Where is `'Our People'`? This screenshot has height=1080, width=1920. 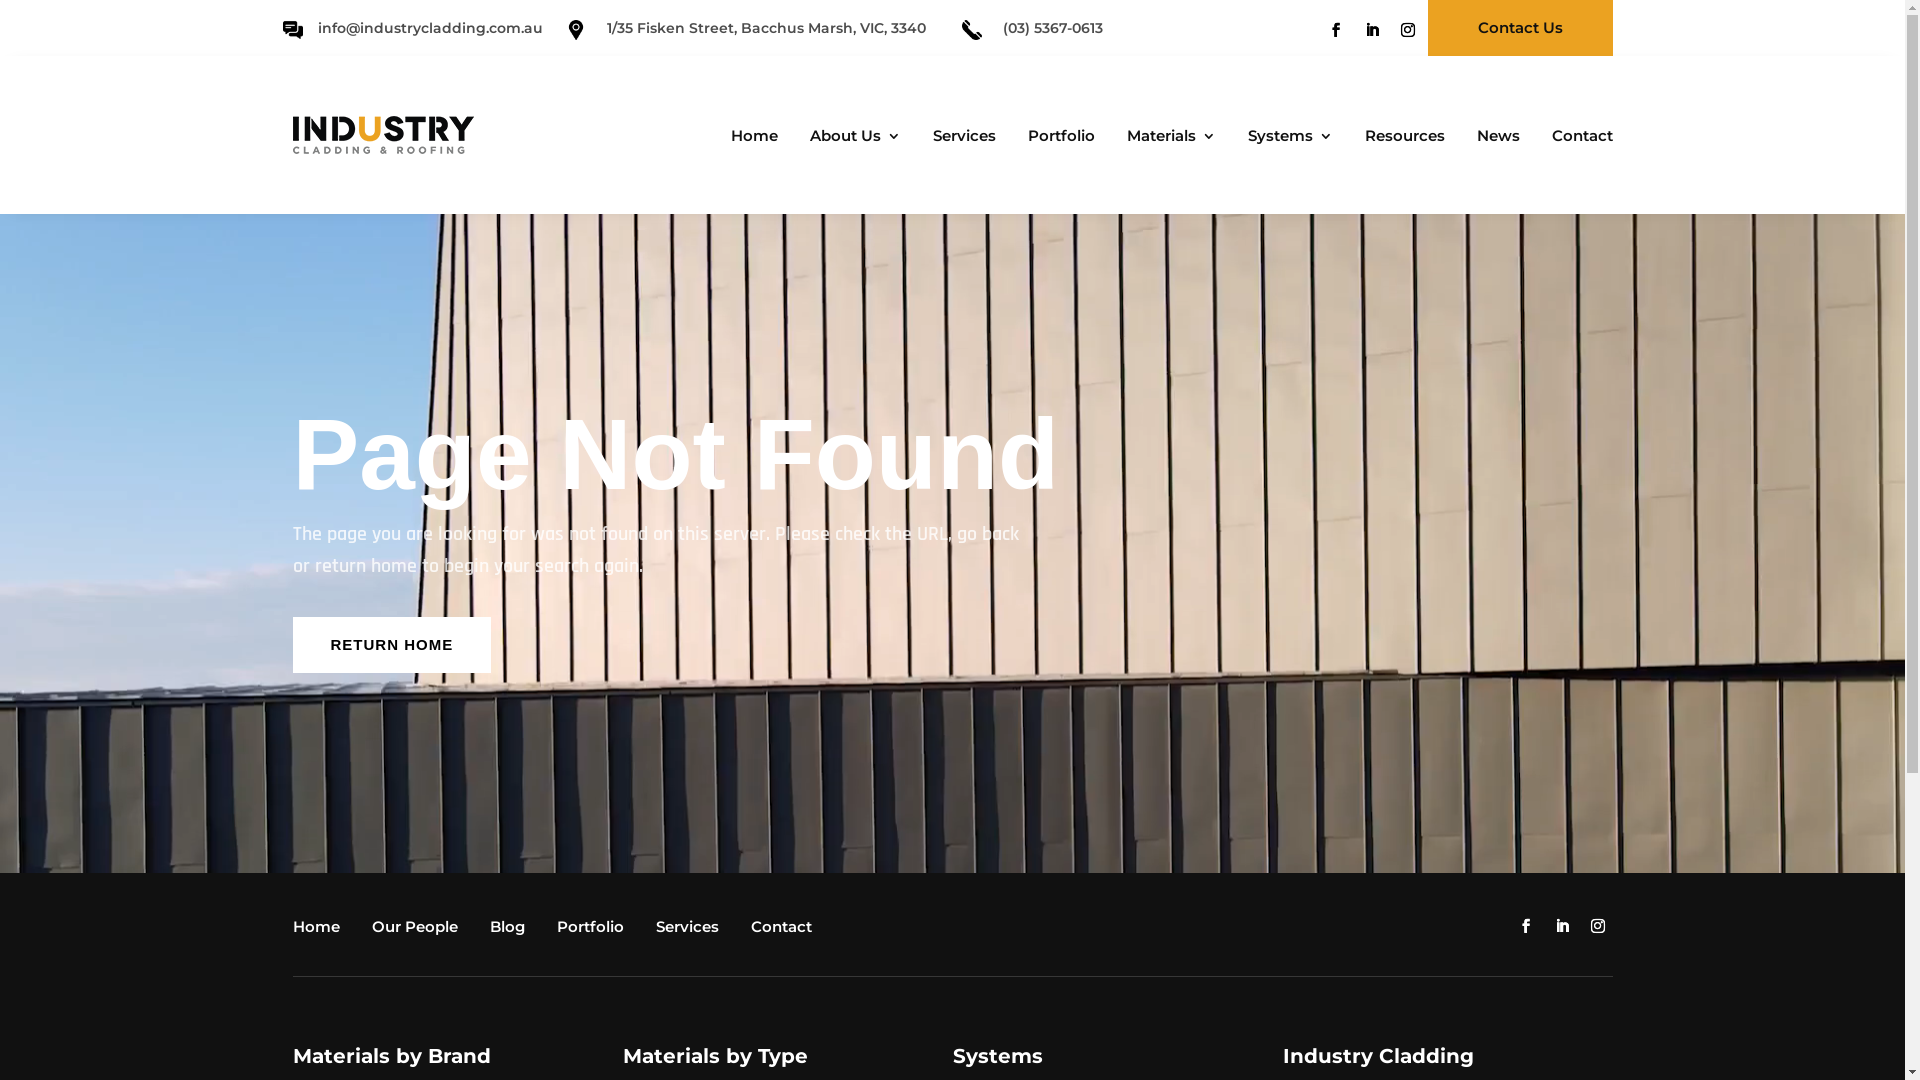
'Our People' is located at coordinates (372, 930).